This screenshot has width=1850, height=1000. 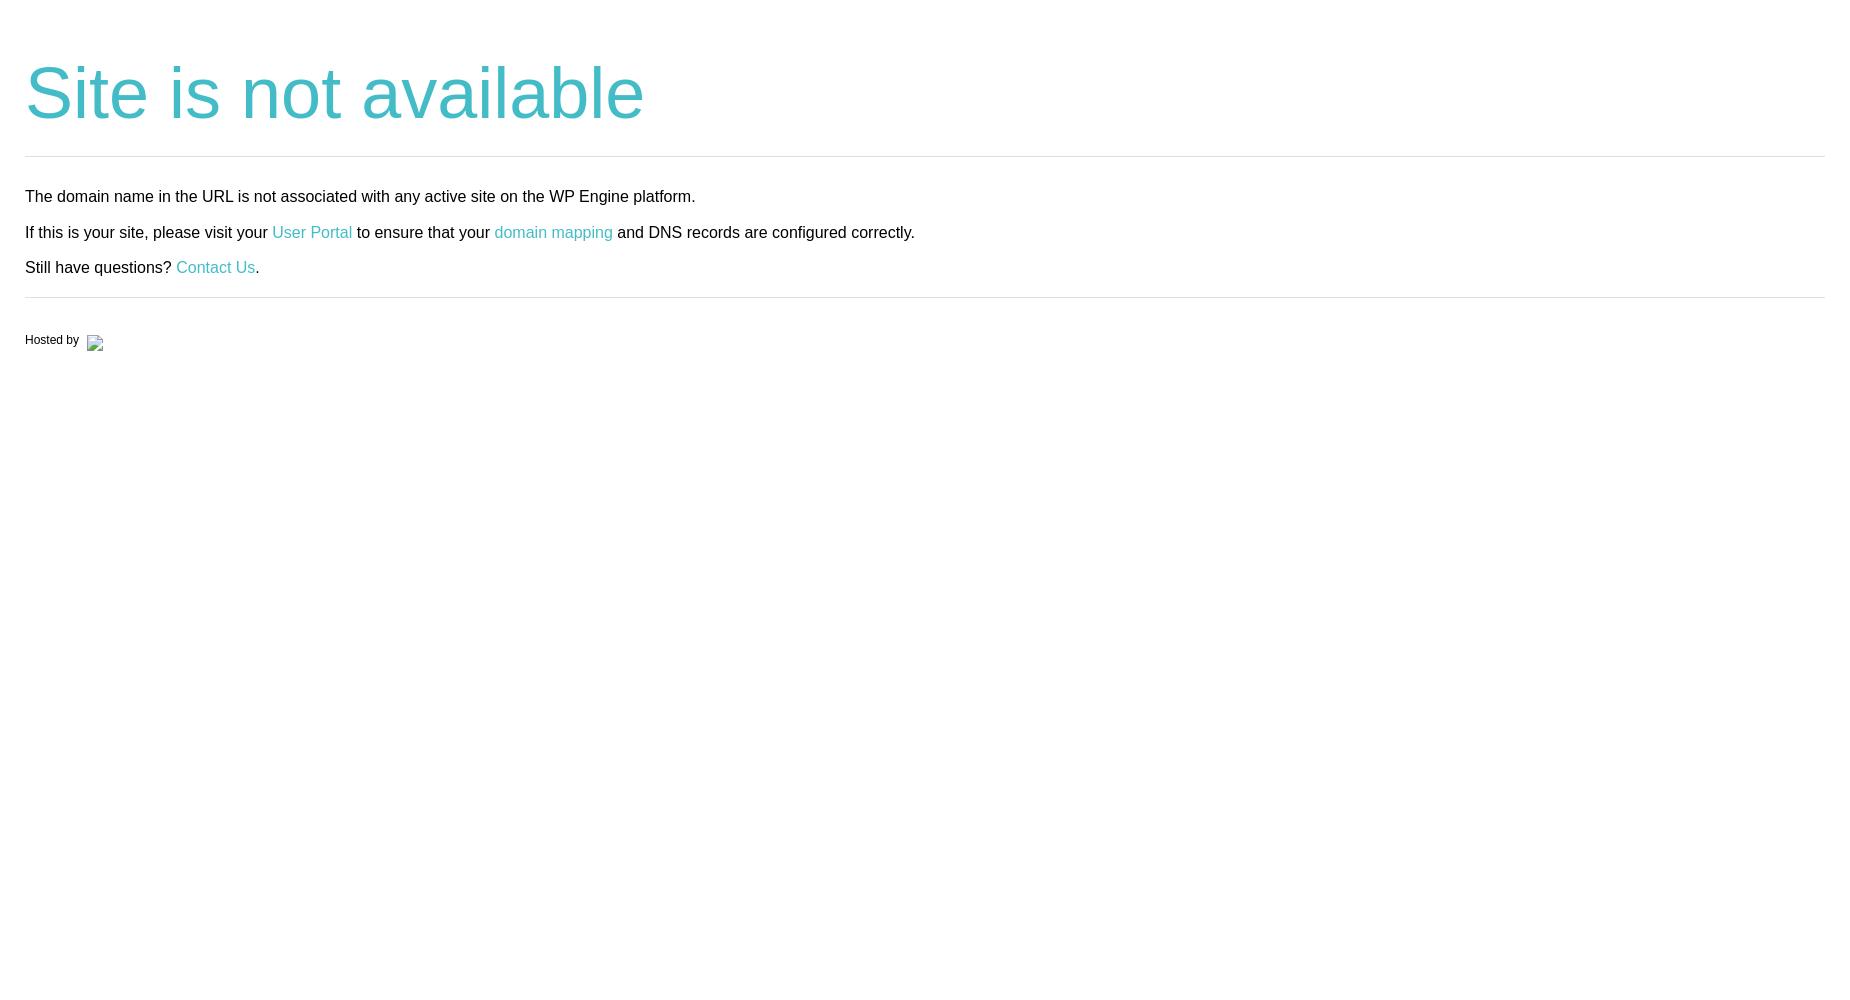 I want to click on 'User Portal', so click(x=310, y=230).